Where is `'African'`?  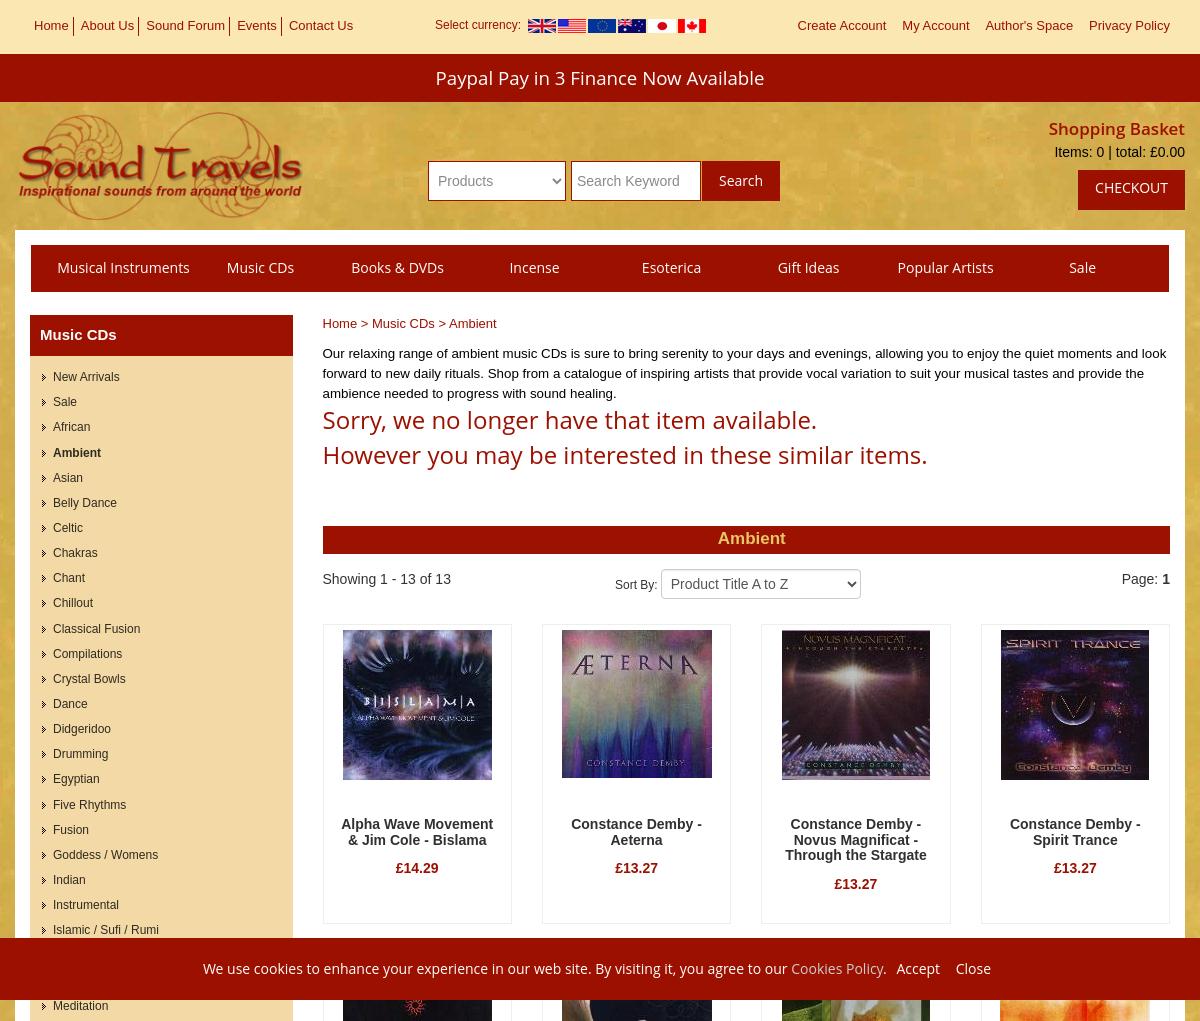
'African' is located at coordinates (71, 425).